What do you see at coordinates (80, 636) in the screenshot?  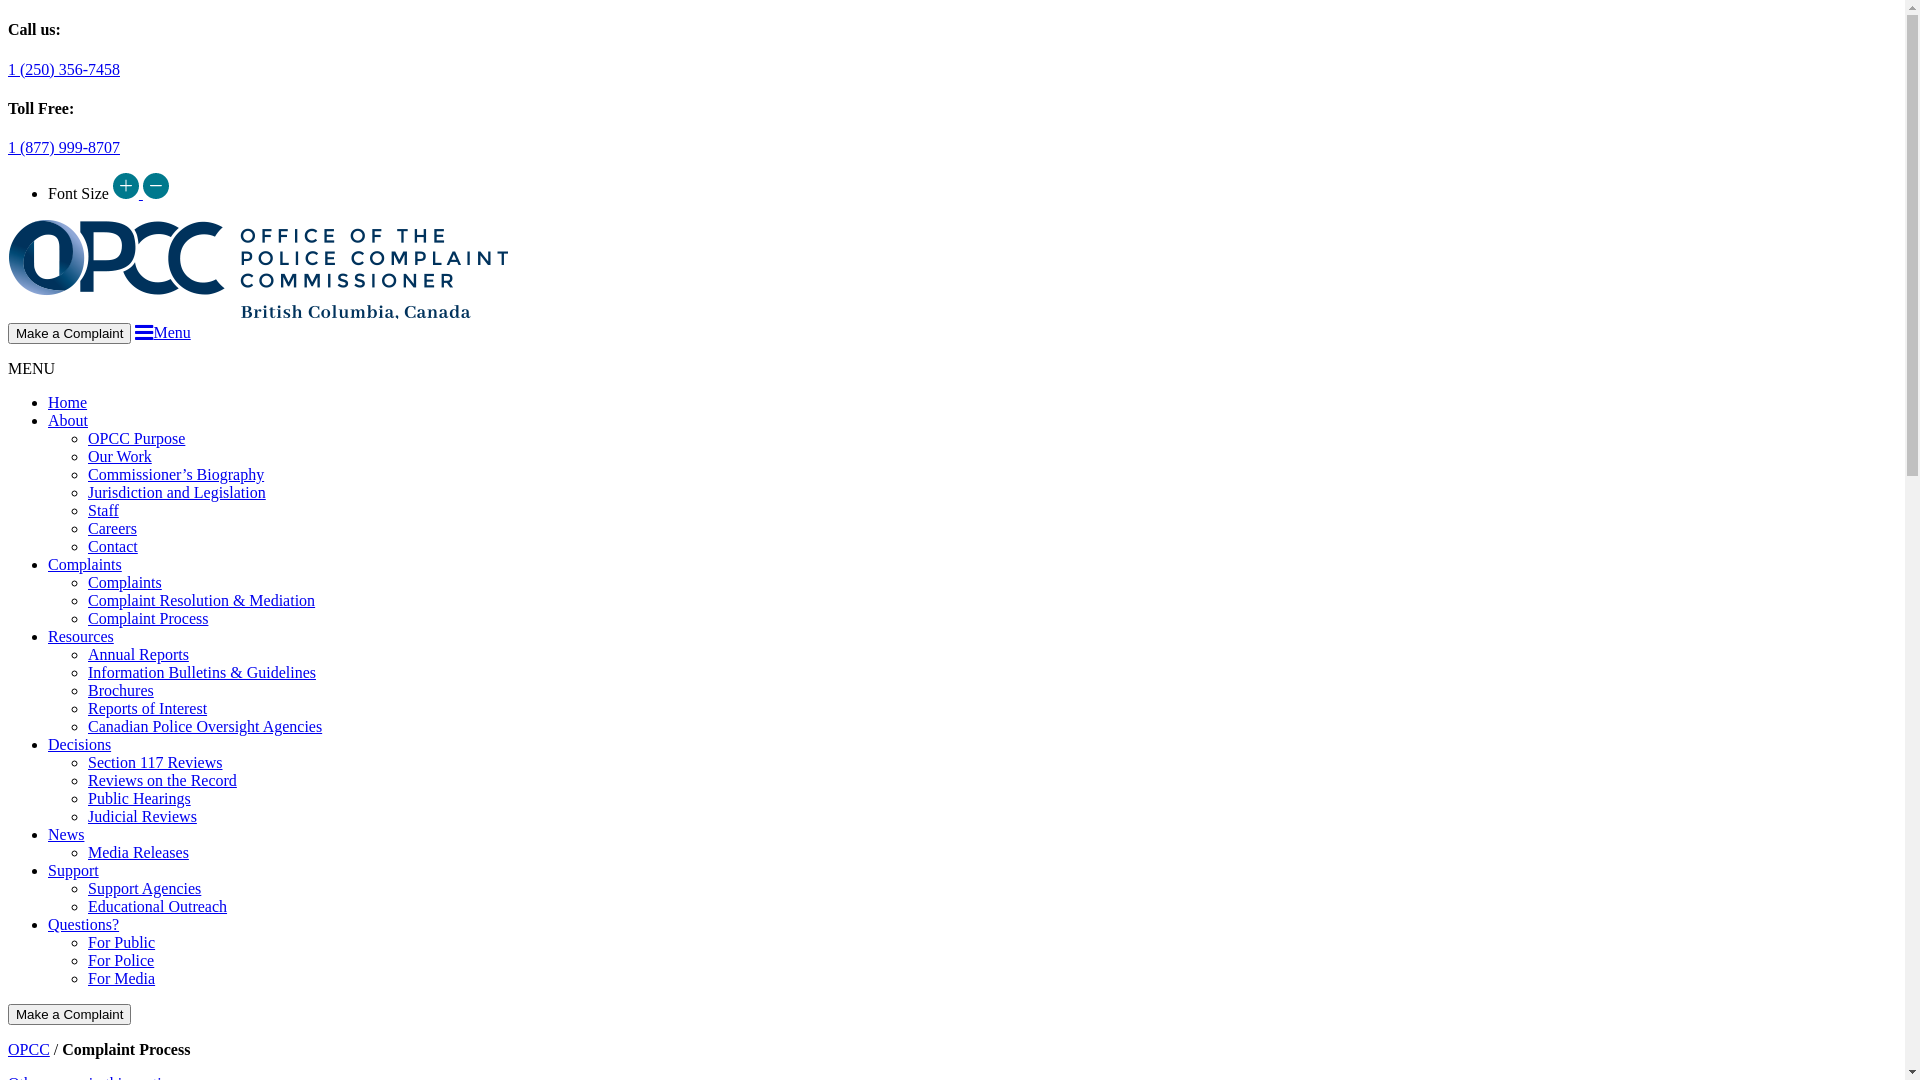 I see `'Resources'` at bounding box center [80, 636].